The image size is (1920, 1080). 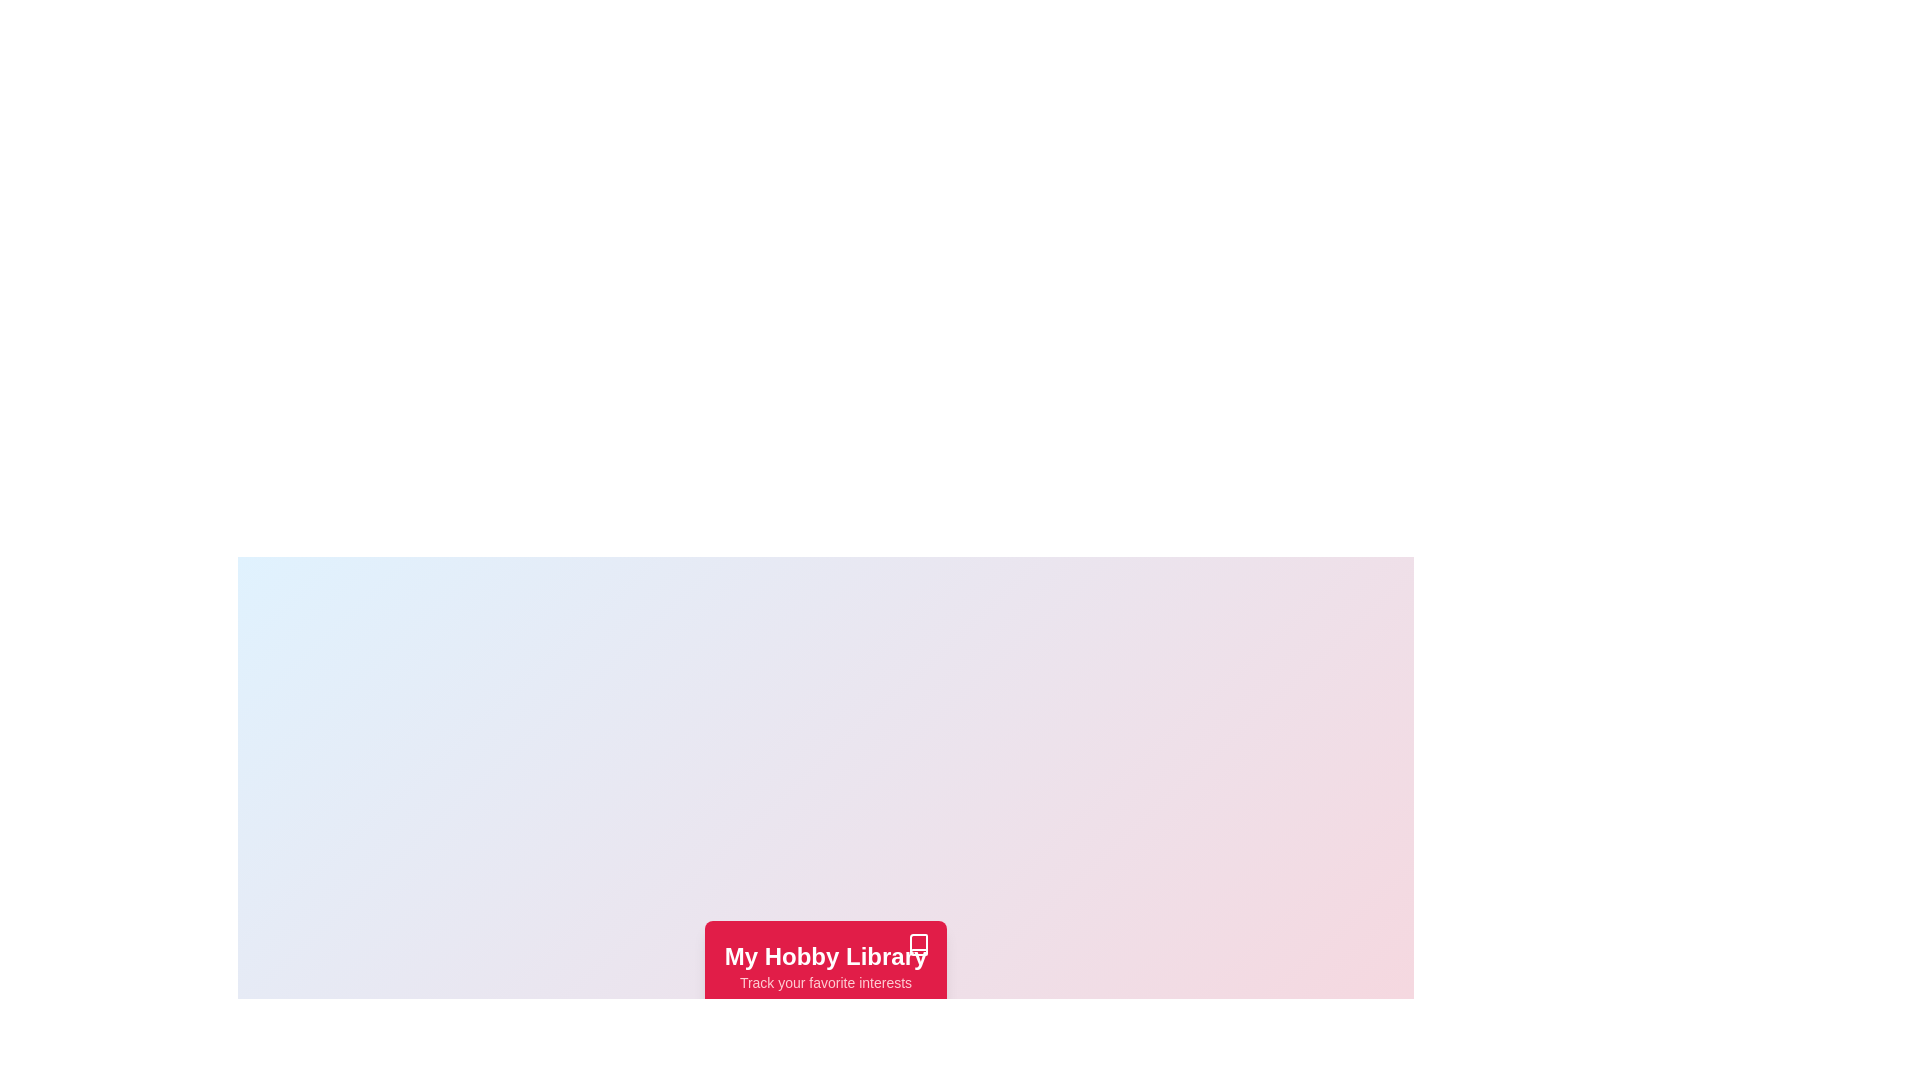 What do you see at coordinates (825, 966) in the screenshot?
I see `the banner titled 'My Hobby Library' with a bold red background and white text, which includes a subtitle 'Track your favorite interests'` at bounding box center [825, 966].